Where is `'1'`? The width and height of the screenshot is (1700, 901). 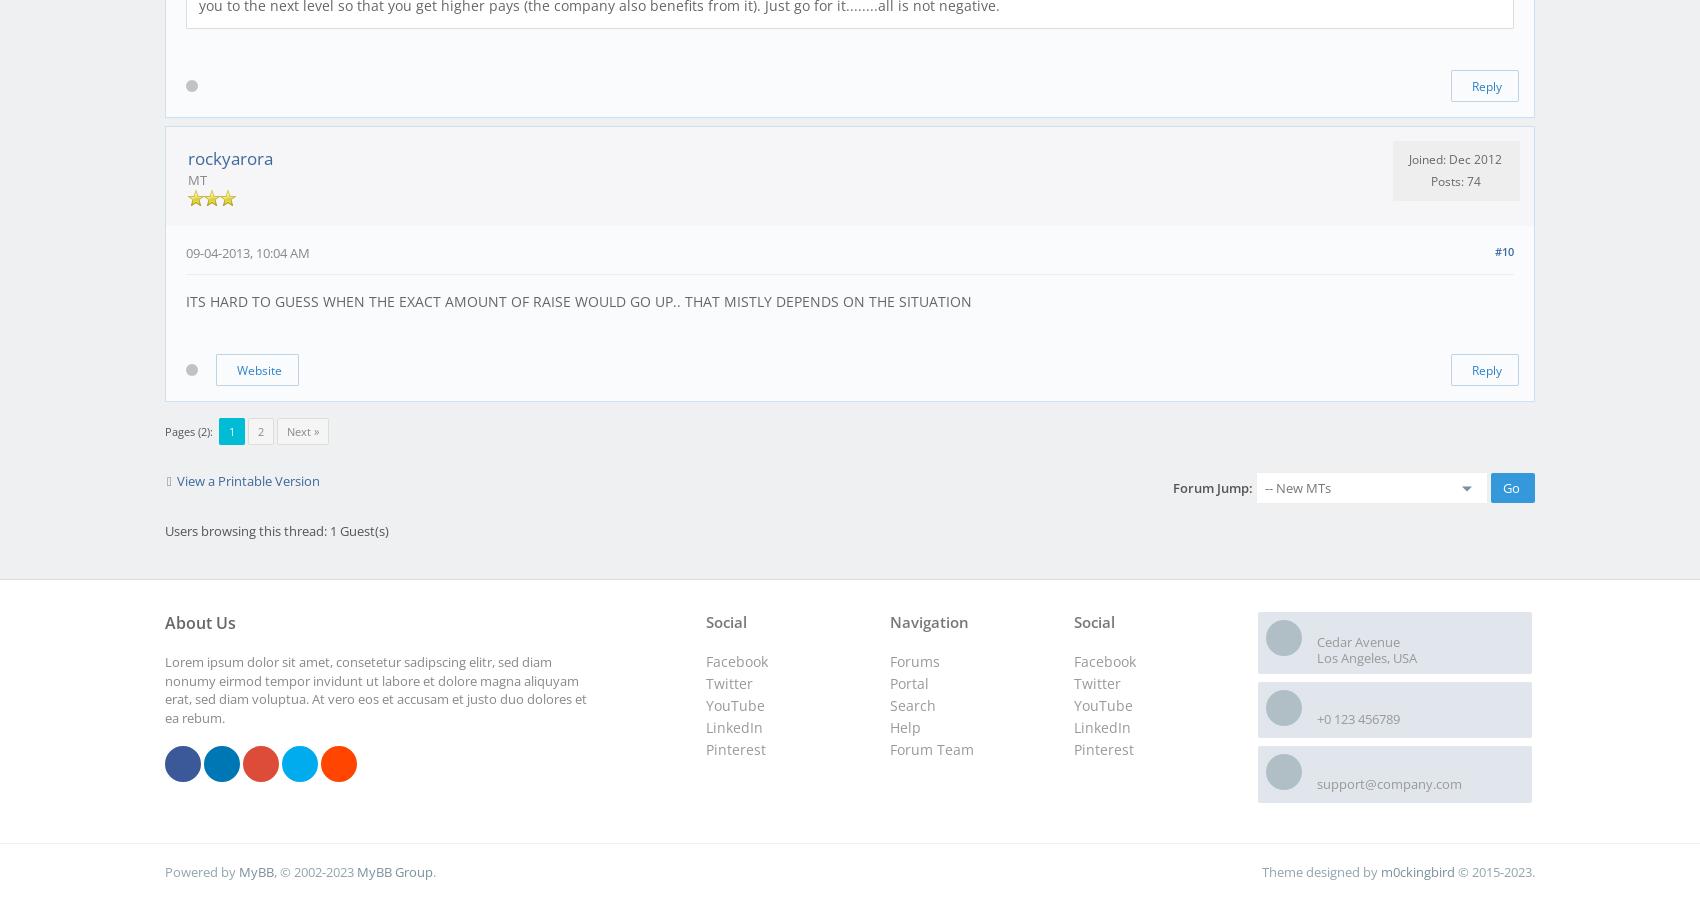 '1' is located at coordinates (232, 429).